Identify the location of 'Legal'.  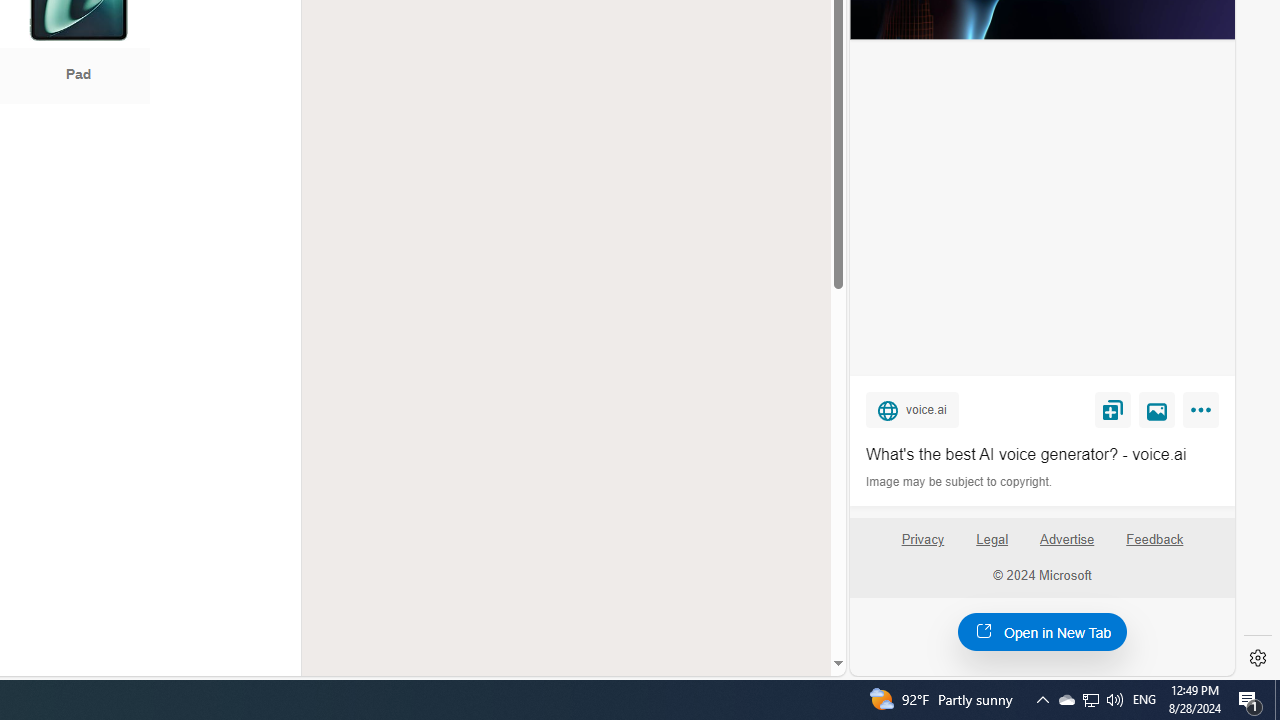
(992, 538).